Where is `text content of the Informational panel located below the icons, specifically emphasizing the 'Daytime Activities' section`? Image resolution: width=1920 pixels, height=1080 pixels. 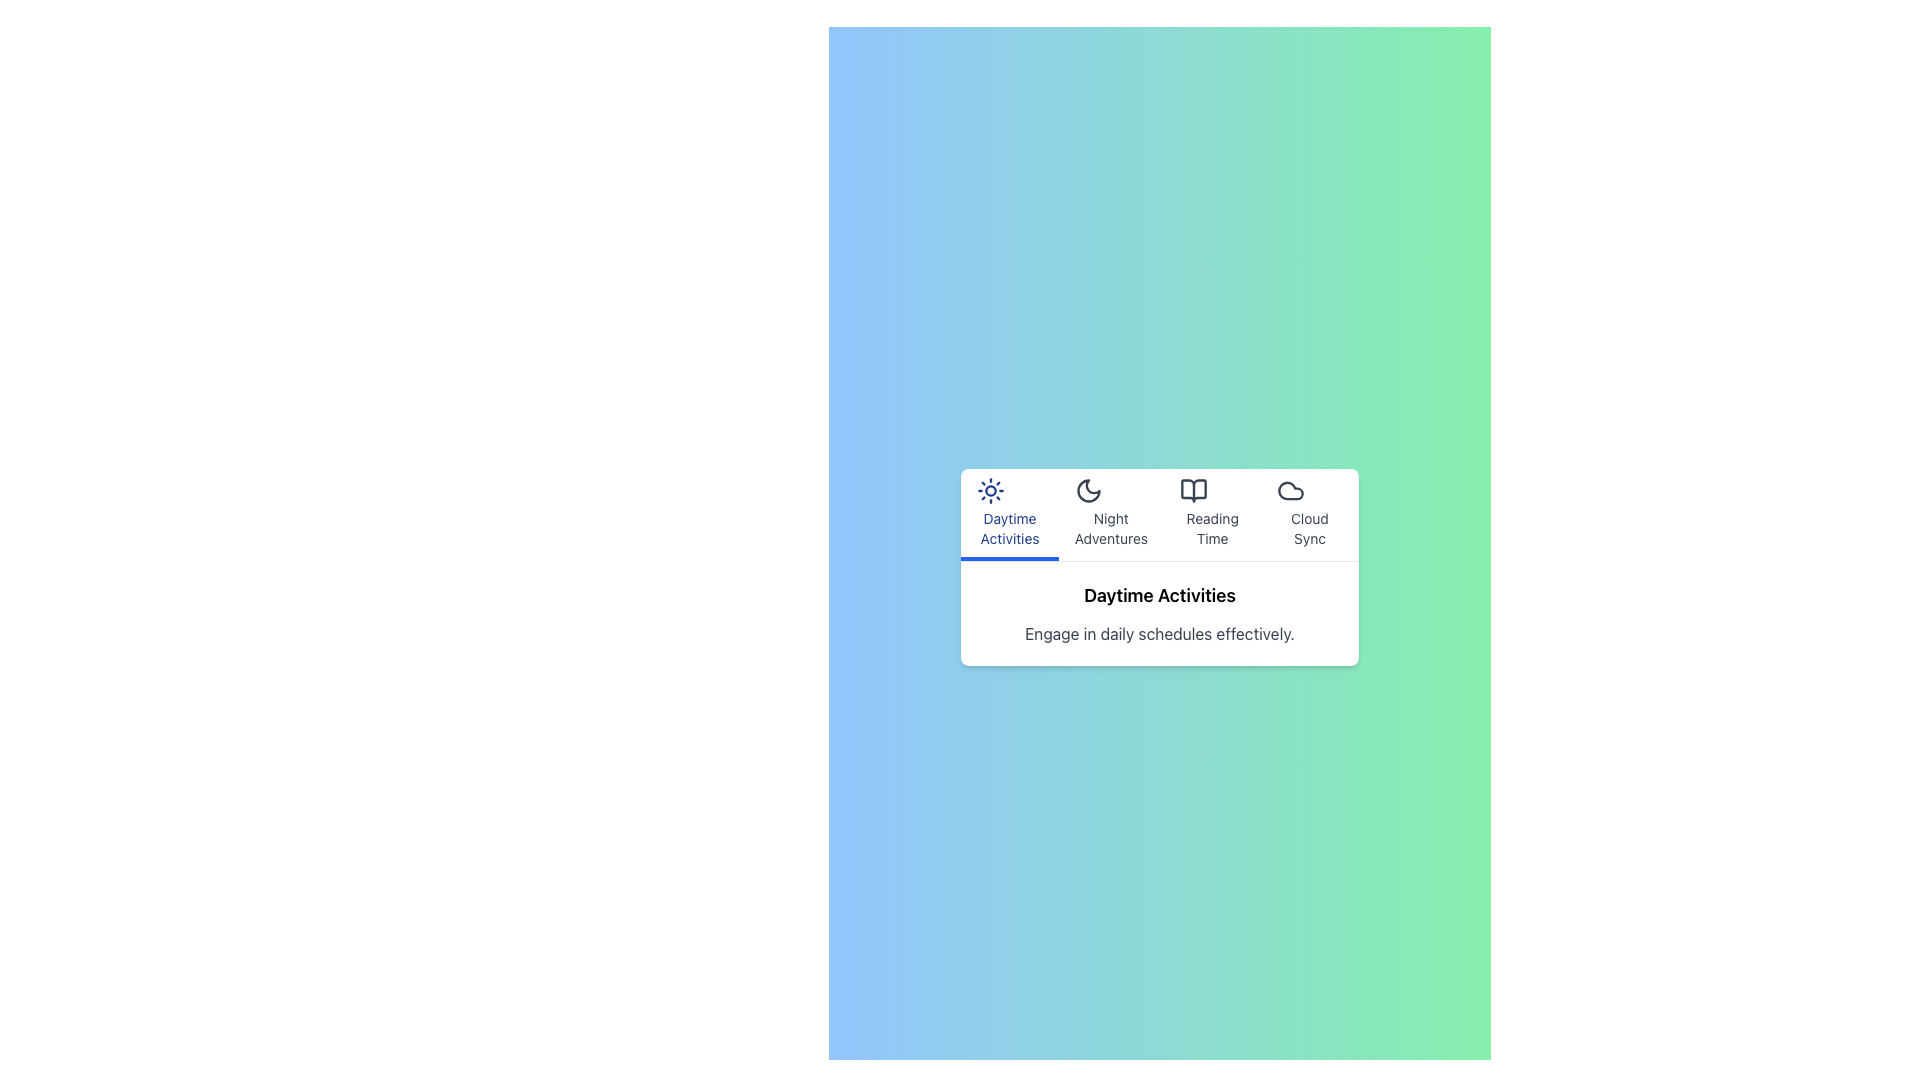 text content of the Informational panel located below the icons, specifically emphasizing the 'Daytime Activities' section is located at coordinates (1160, 612).